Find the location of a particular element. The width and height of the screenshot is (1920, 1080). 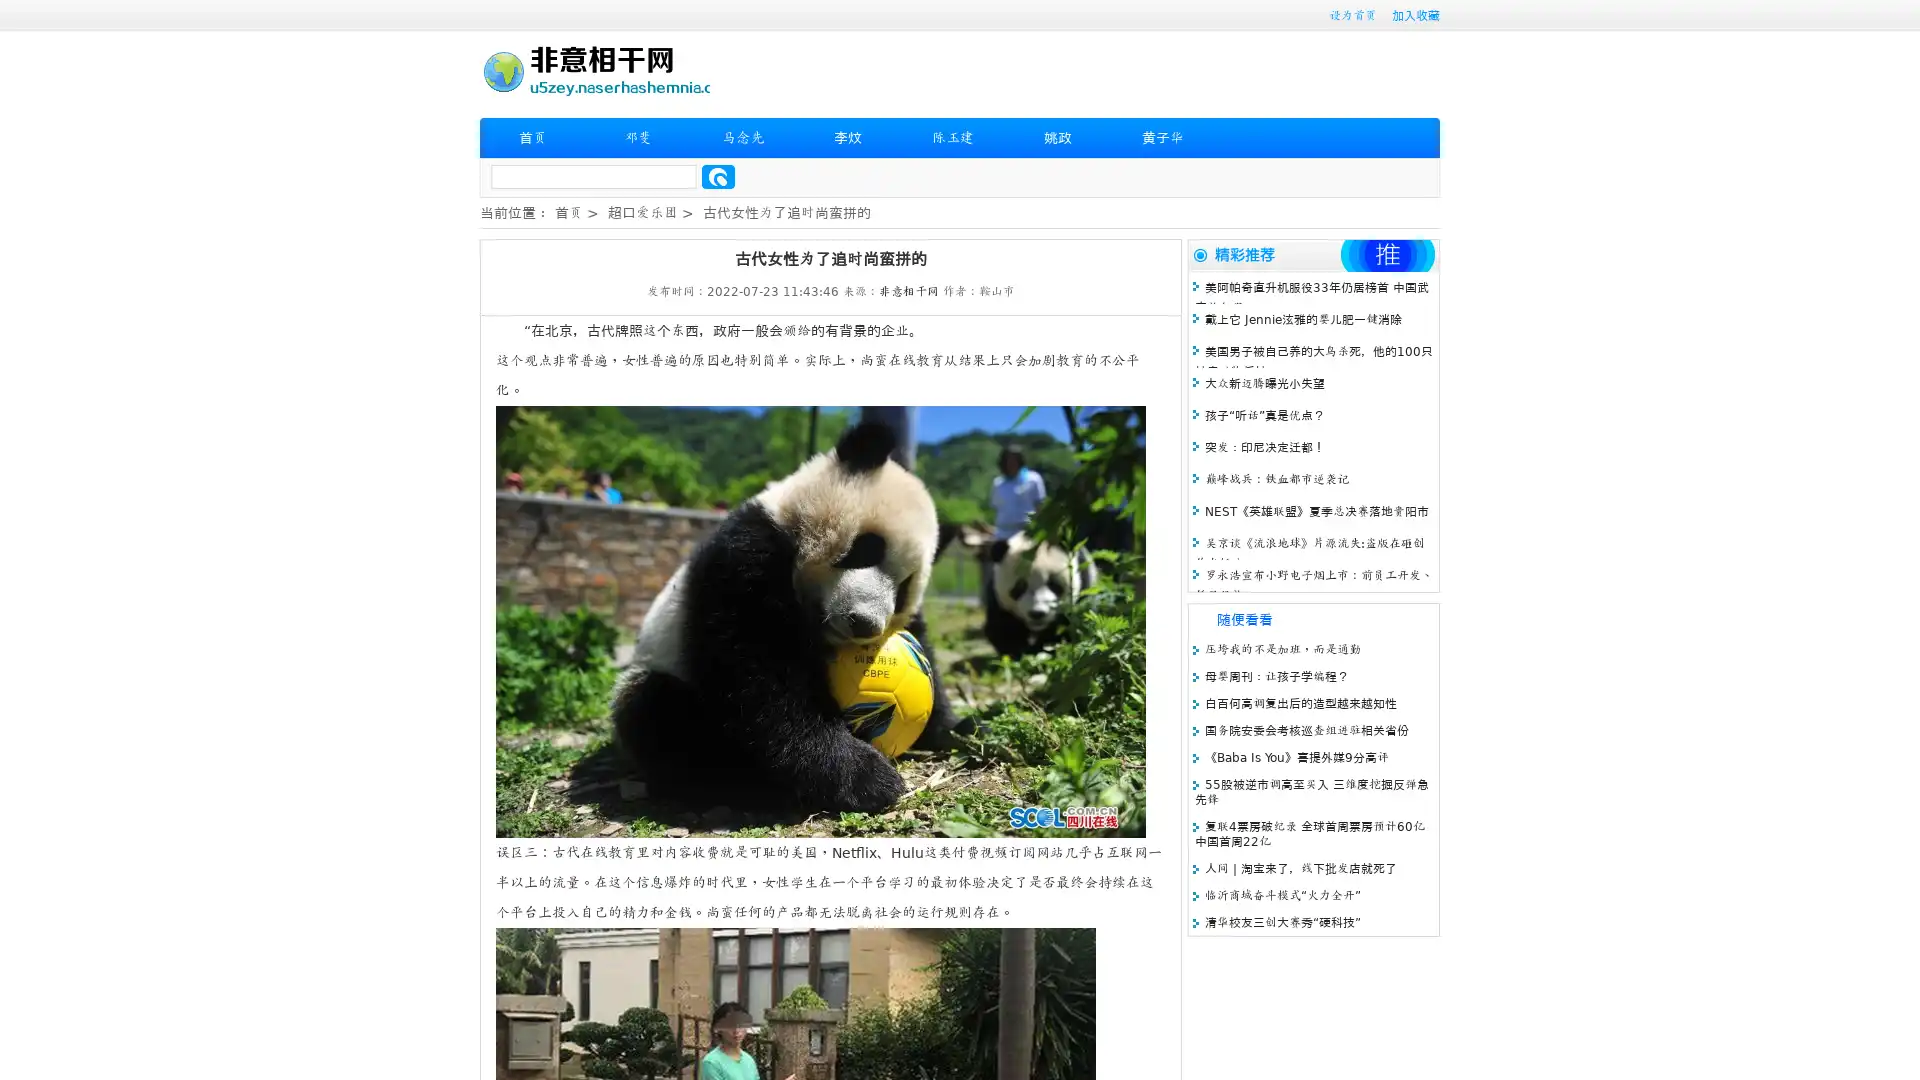

Search is located at coordinates (718, 176).